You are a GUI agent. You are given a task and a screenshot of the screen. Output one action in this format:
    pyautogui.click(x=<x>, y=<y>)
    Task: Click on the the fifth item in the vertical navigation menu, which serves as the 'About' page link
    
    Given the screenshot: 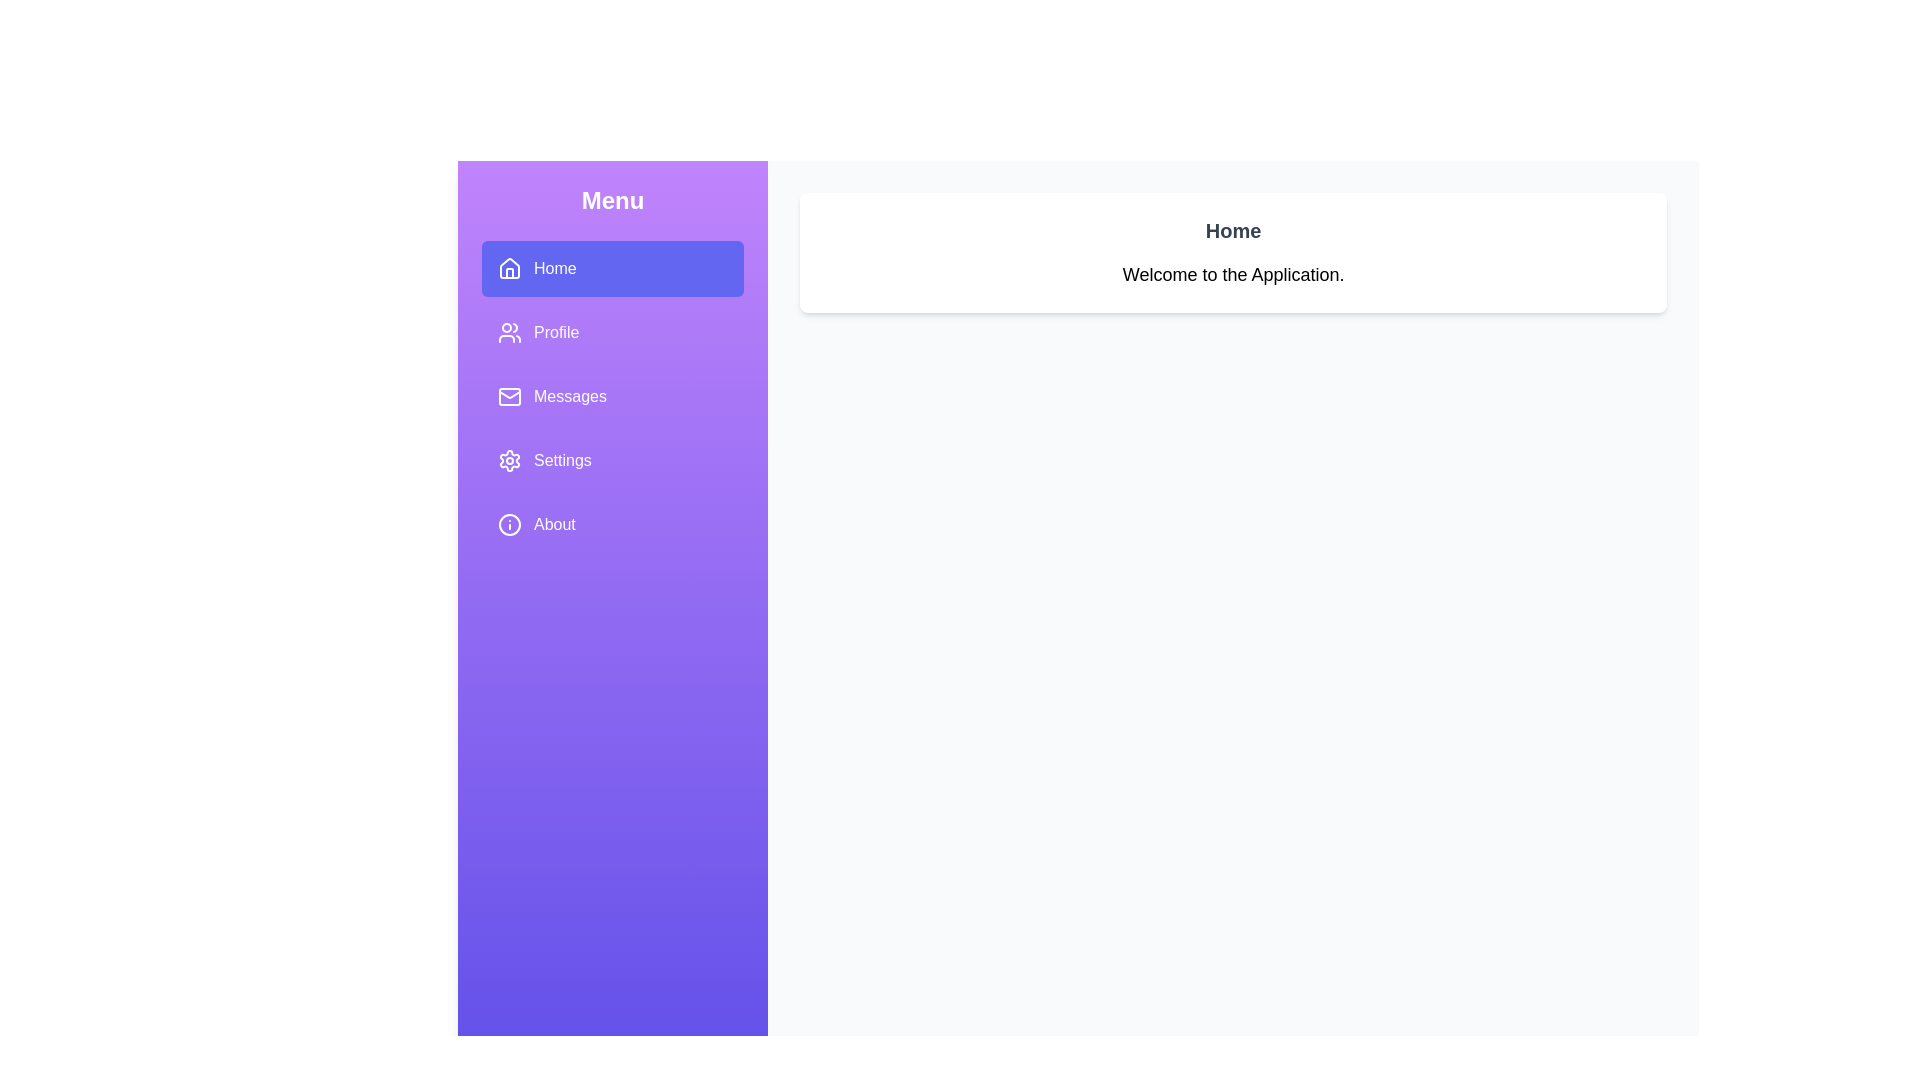 What is the action you would take?
    pyautogui.click(x=612, y=523)
    